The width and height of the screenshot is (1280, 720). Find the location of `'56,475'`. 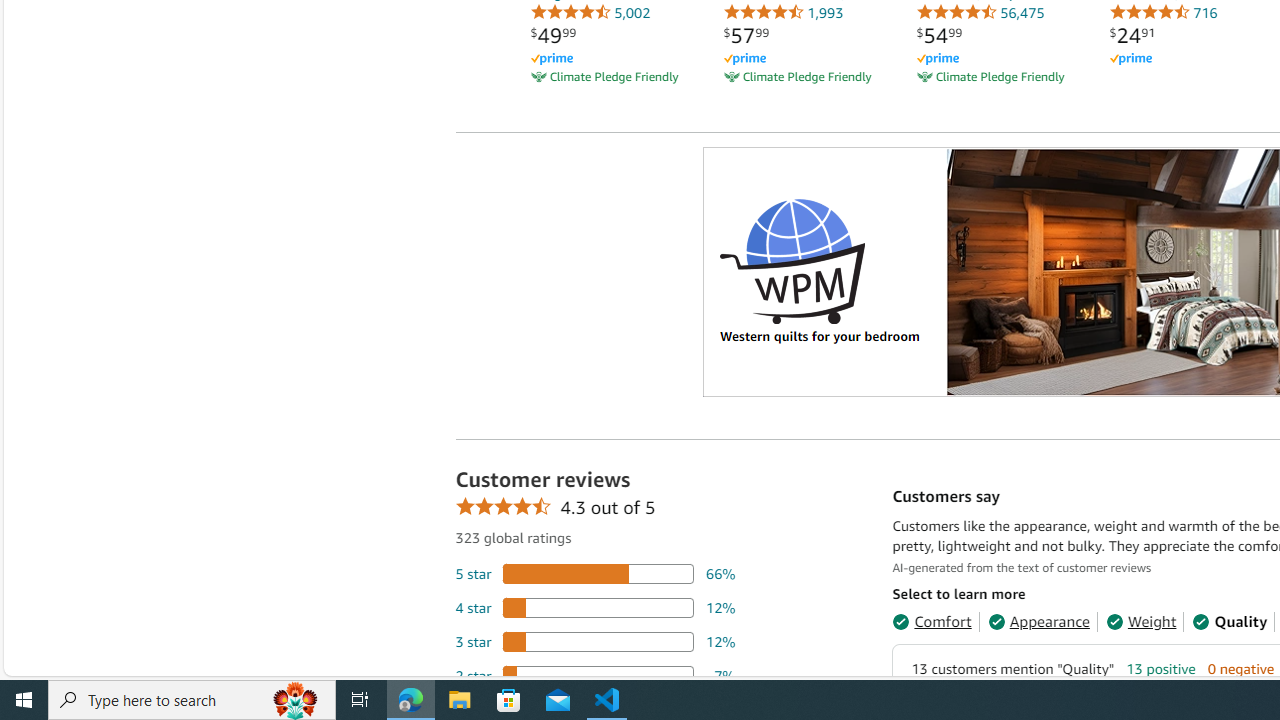

'56,475' is located at coordinates (980, 12).